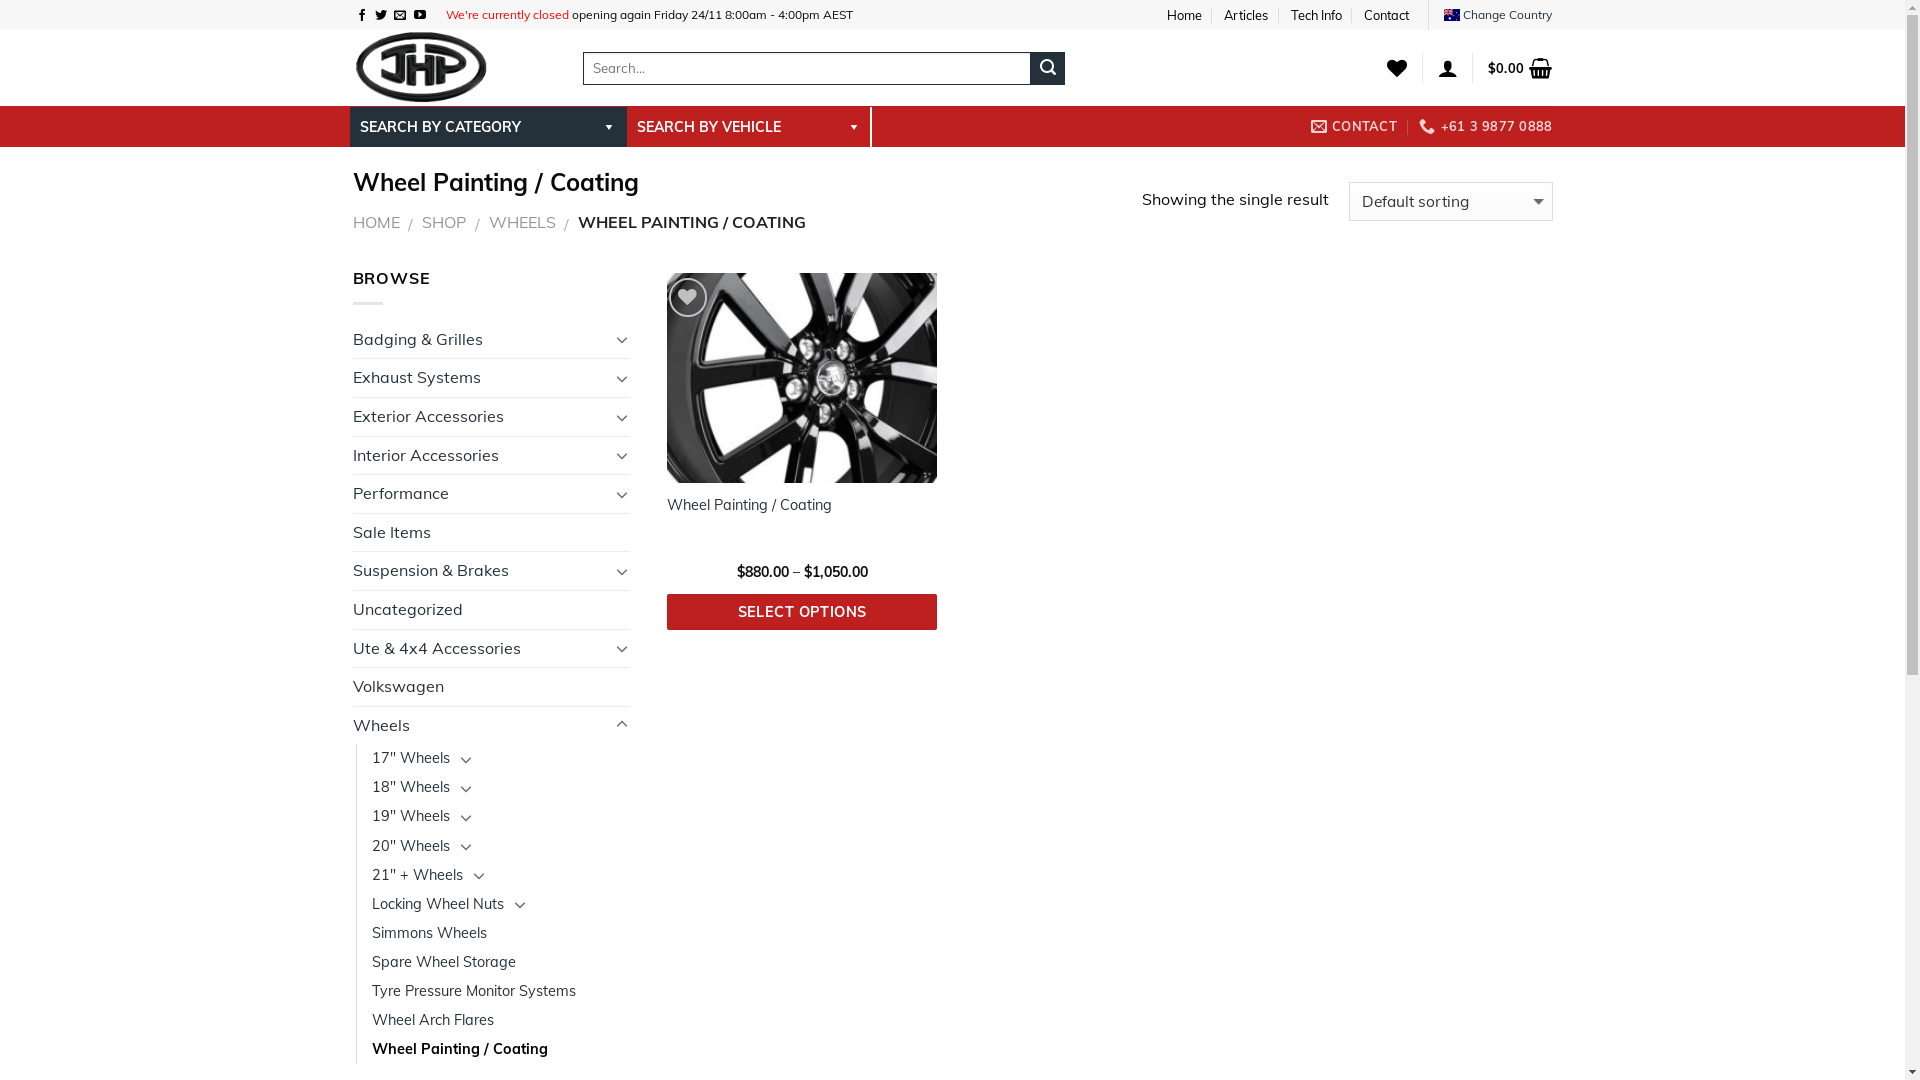 The width and height of the screenshot is (1920, 1080). Describe the element at coordinates (522, 222) in the screenshot. I see `'WHEELS'` at that location.